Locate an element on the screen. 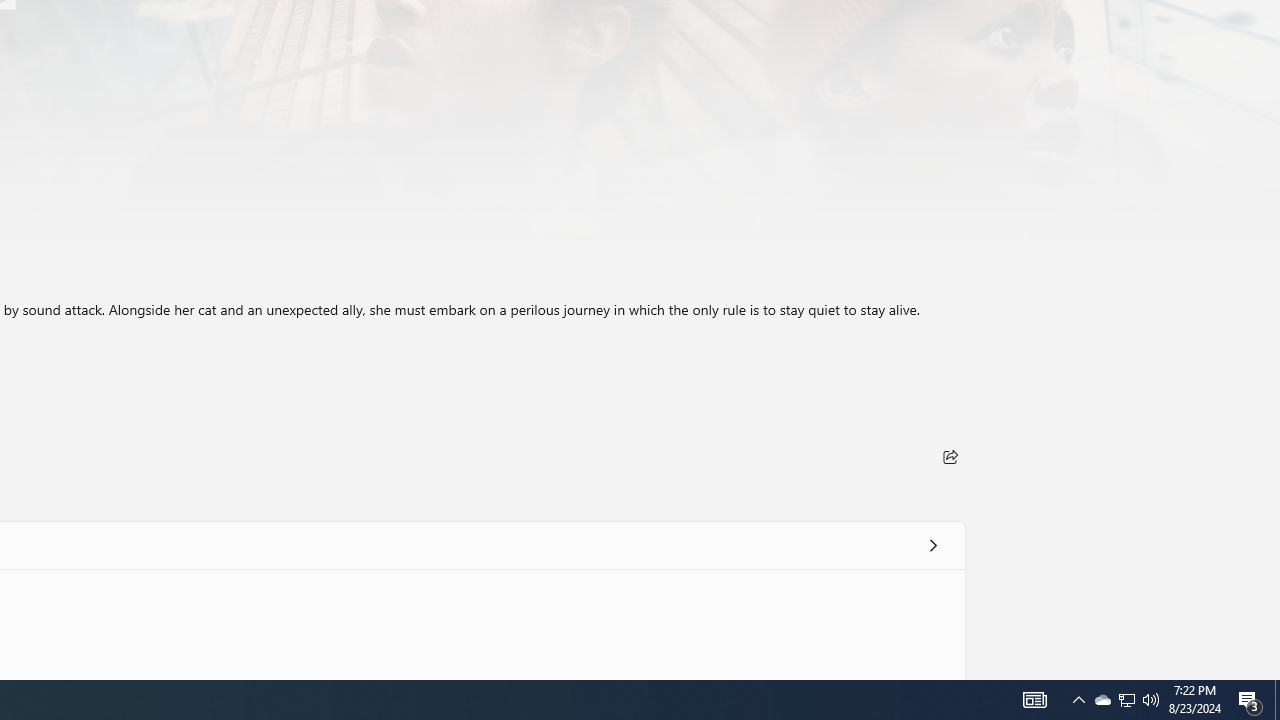  'Share' is located at coordinates (949, 456).